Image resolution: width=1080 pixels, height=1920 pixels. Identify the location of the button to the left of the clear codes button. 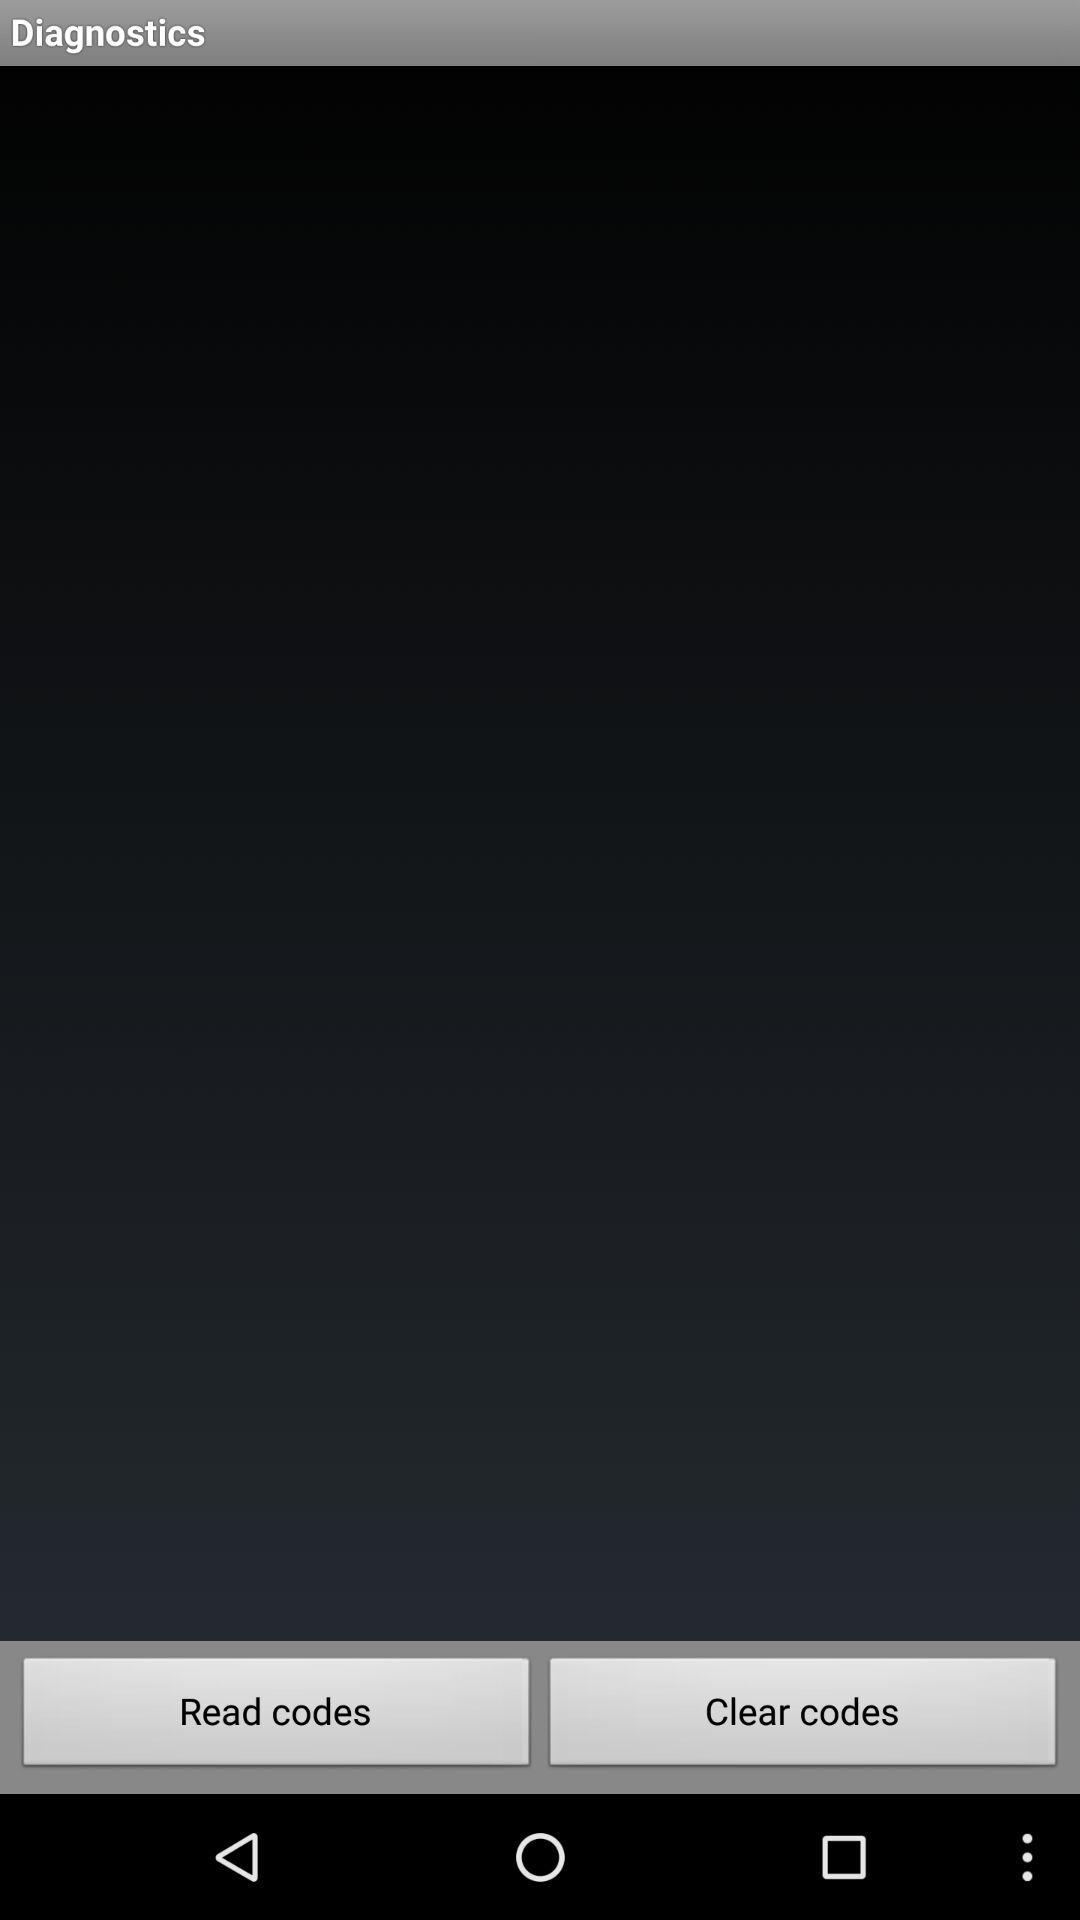
(276, 1716).